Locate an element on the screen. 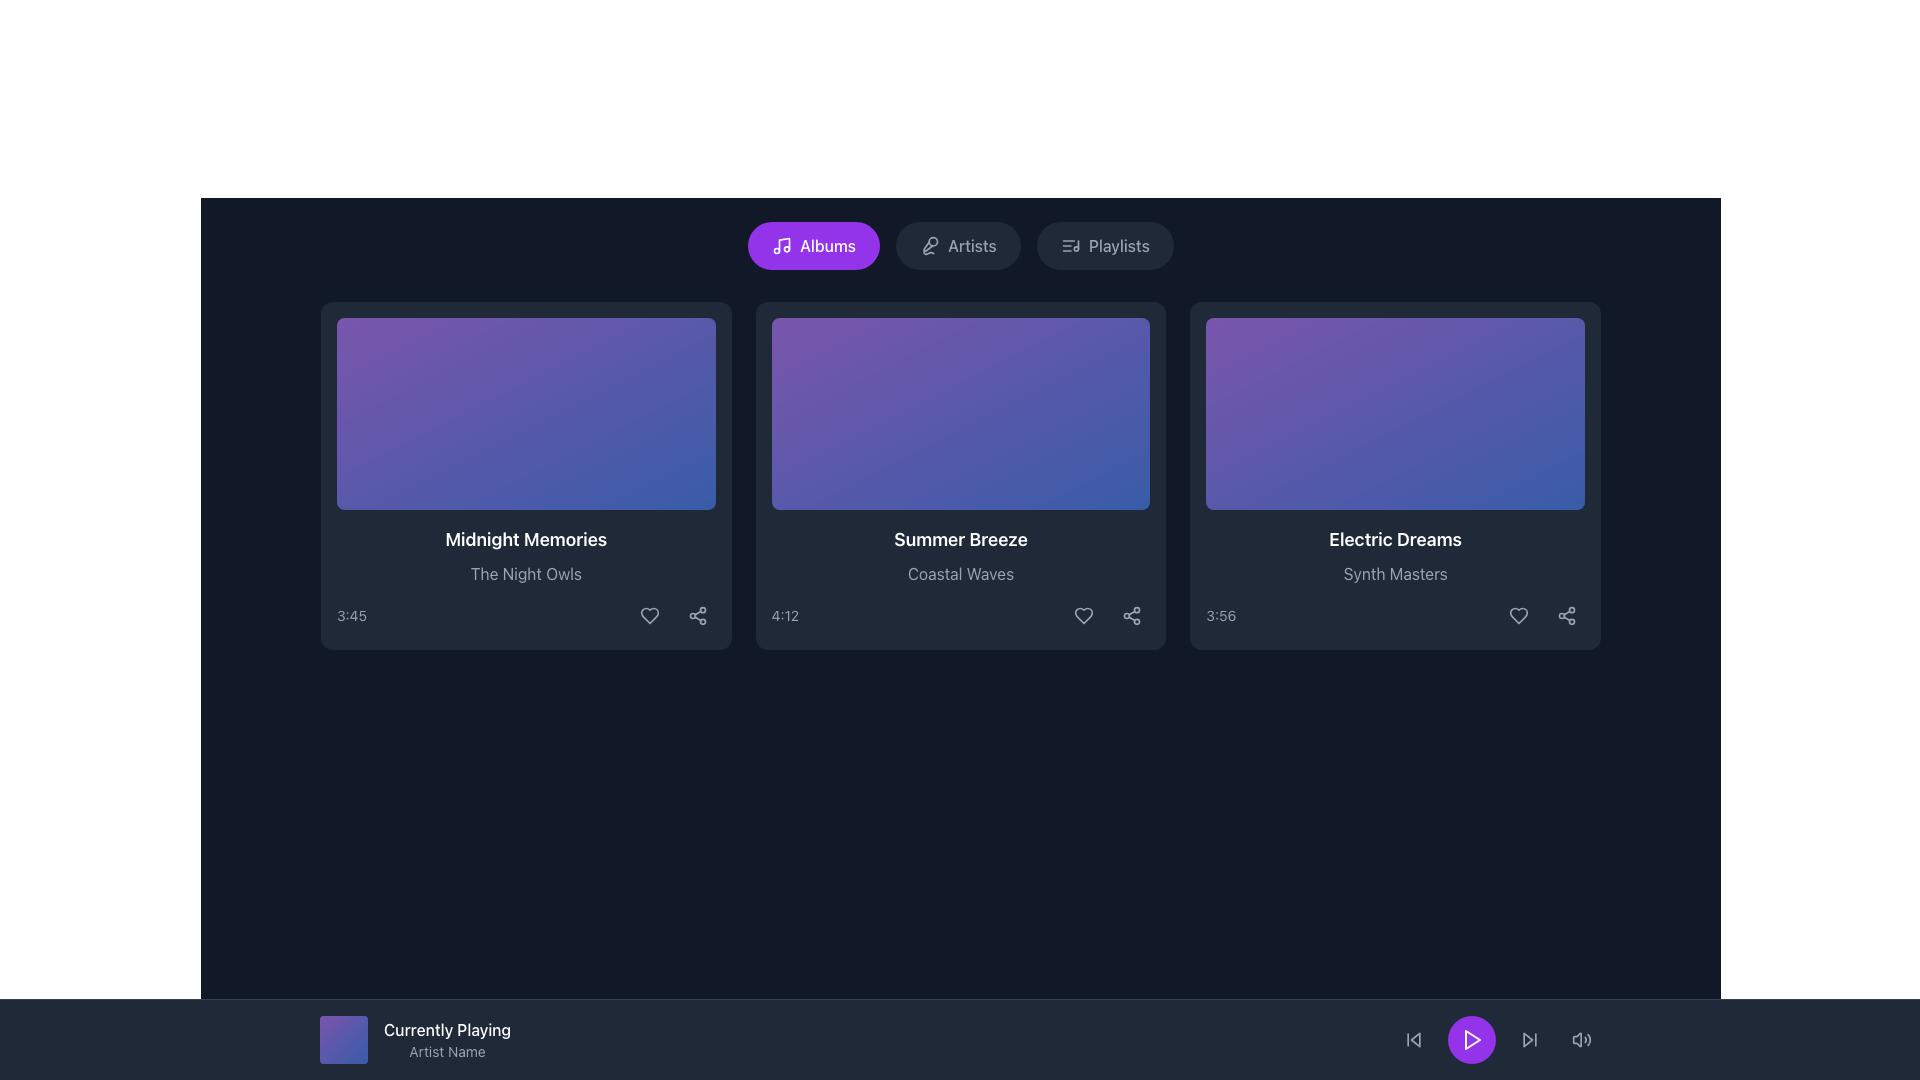 The height and width of the screenshot is (1080, 1920). the favorite button located at the bottom right corner of the 'Electric Dreams' card is located at coordinates (1518, 615).